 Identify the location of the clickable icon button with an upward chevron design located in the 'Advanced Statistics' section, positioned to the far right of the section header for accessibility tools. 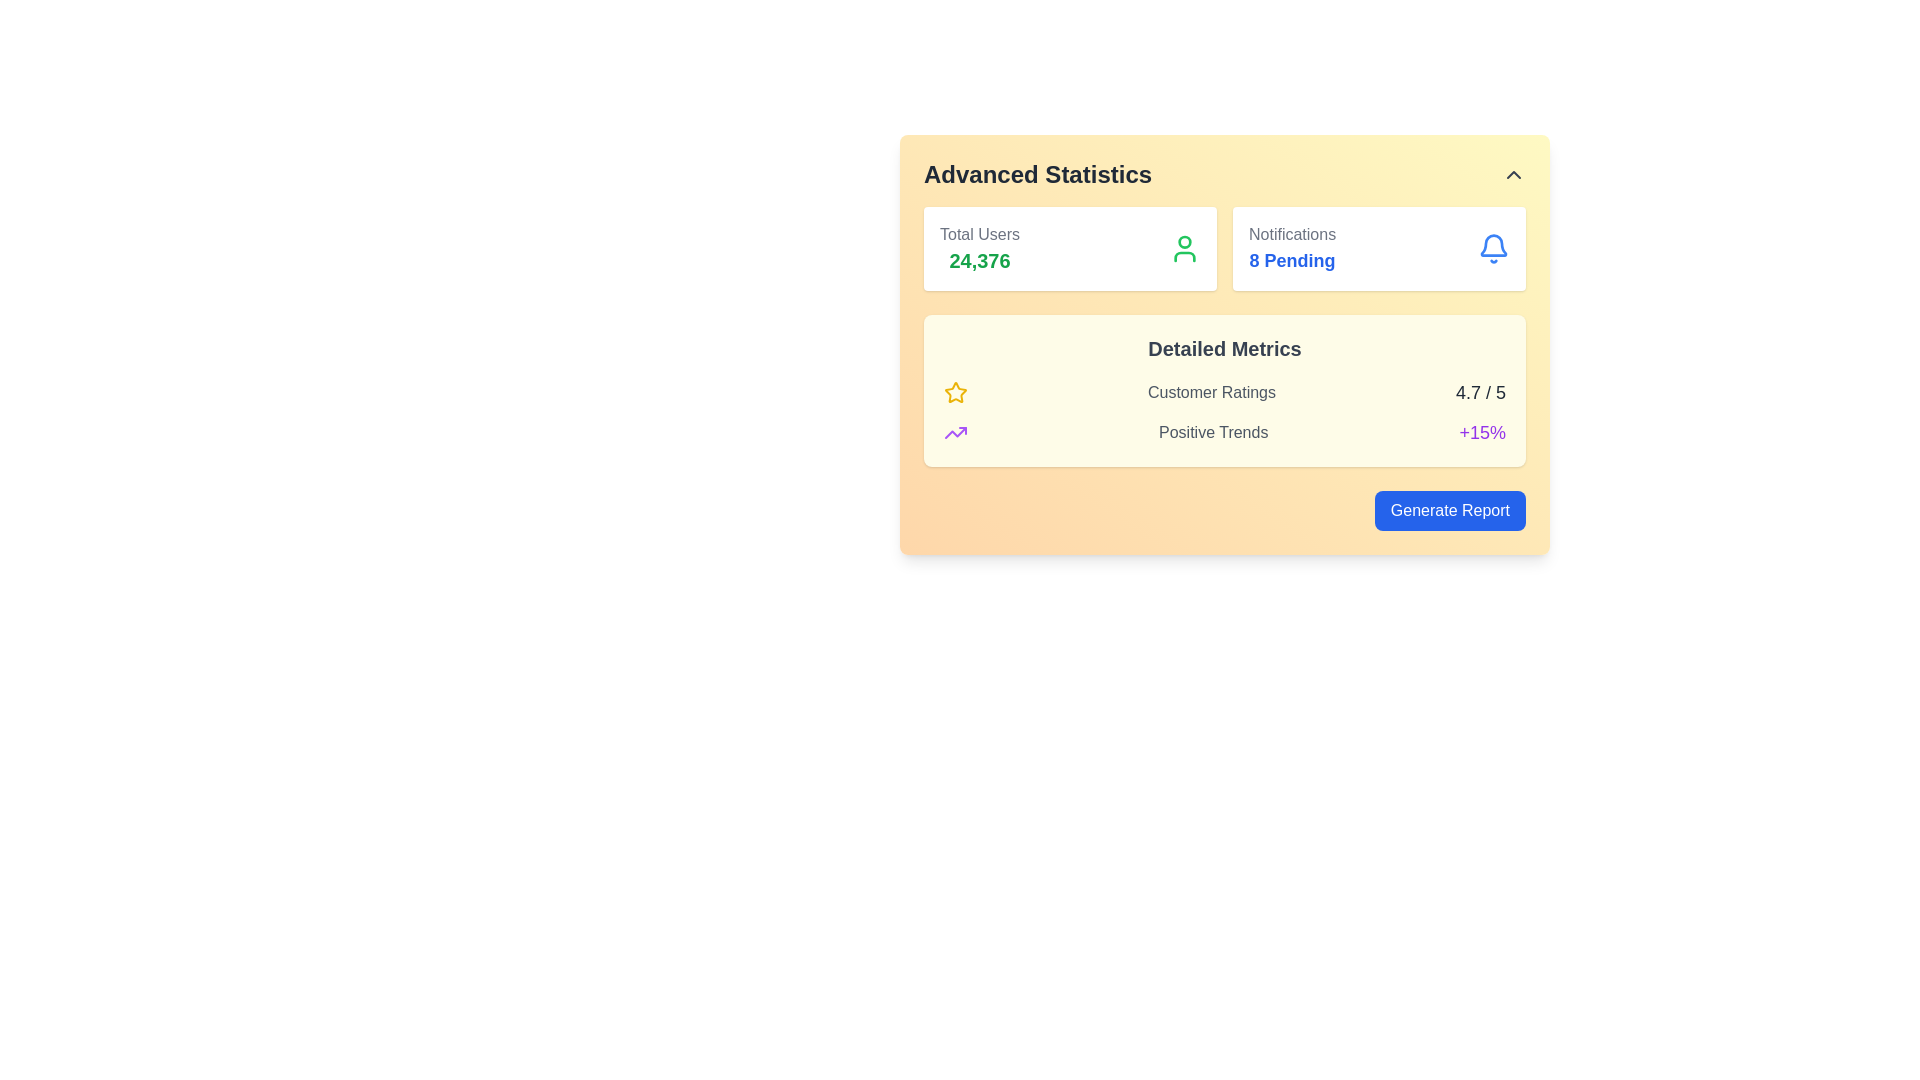
(1513, 173).